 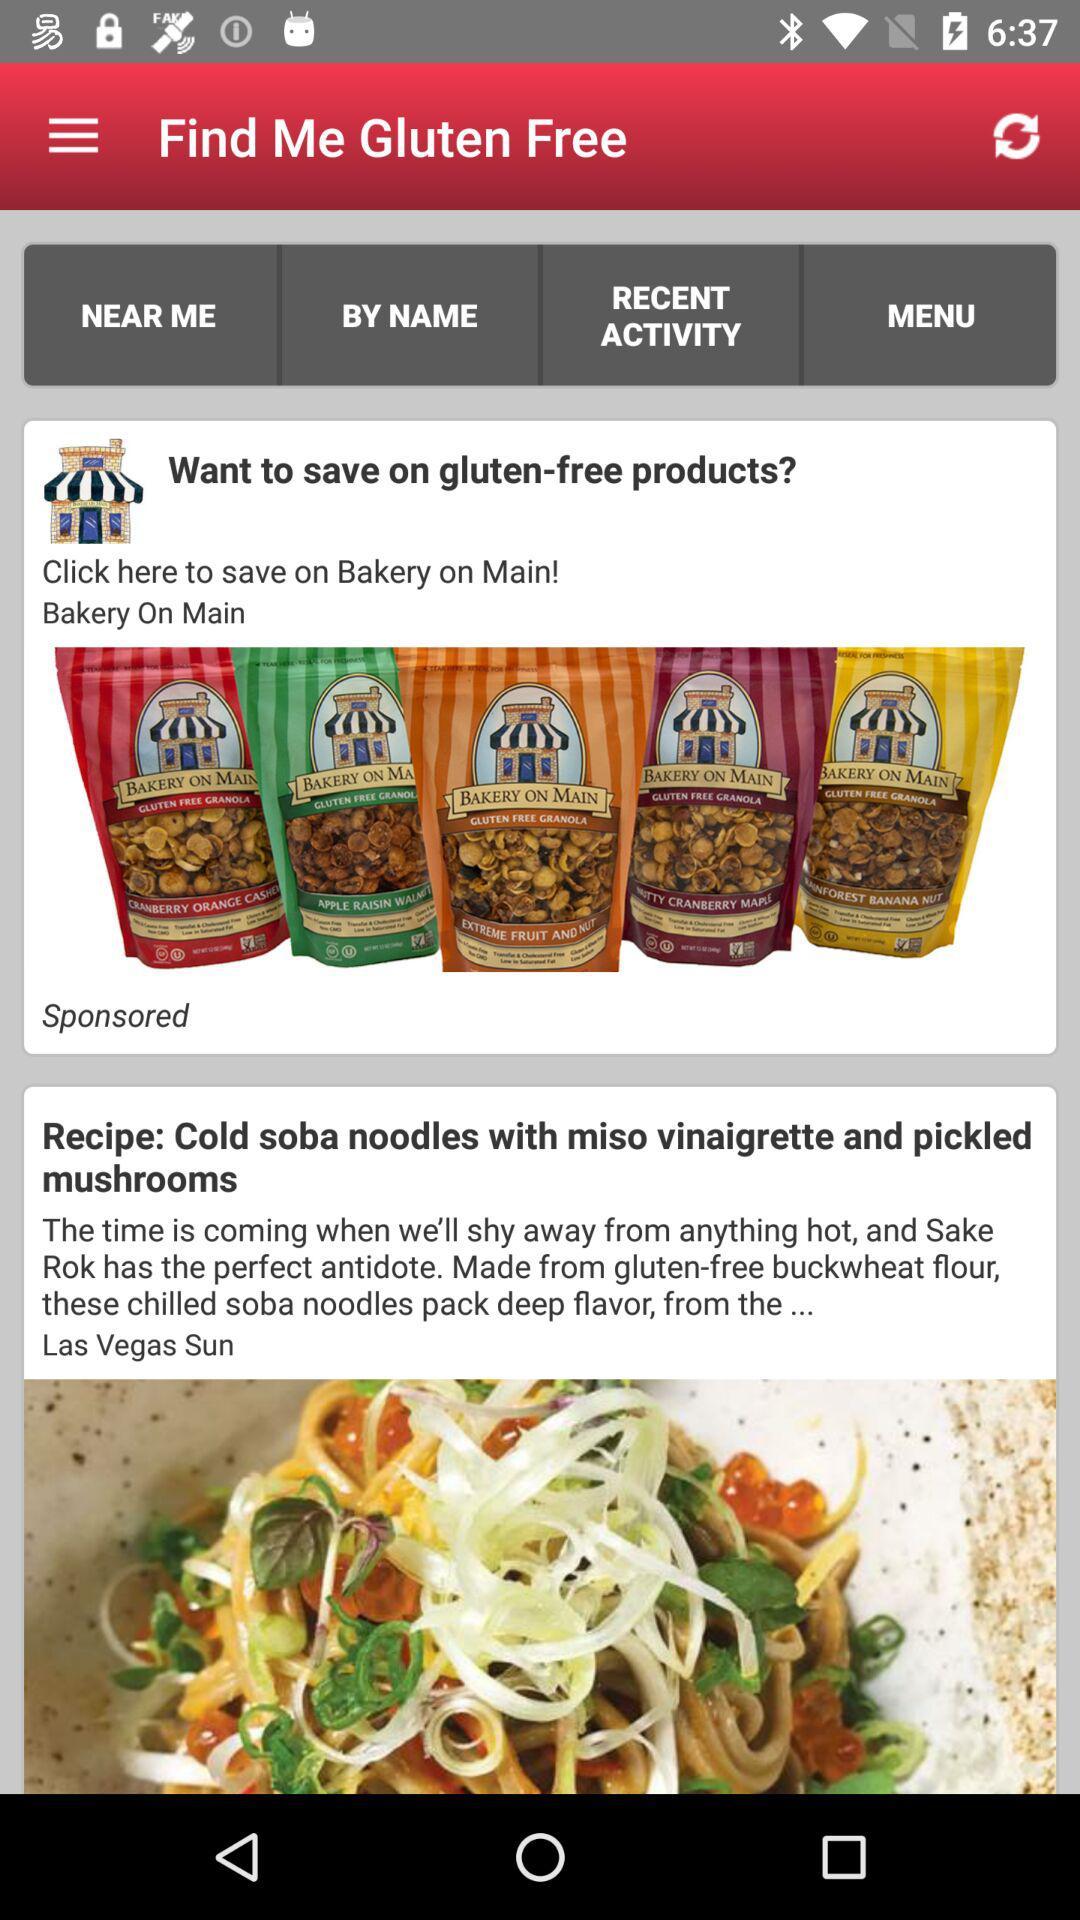 What do you see at coordinates (540, 1264) in the screenshot?
I see `the item above las vegas sun` at bounding box center [540, 1264].